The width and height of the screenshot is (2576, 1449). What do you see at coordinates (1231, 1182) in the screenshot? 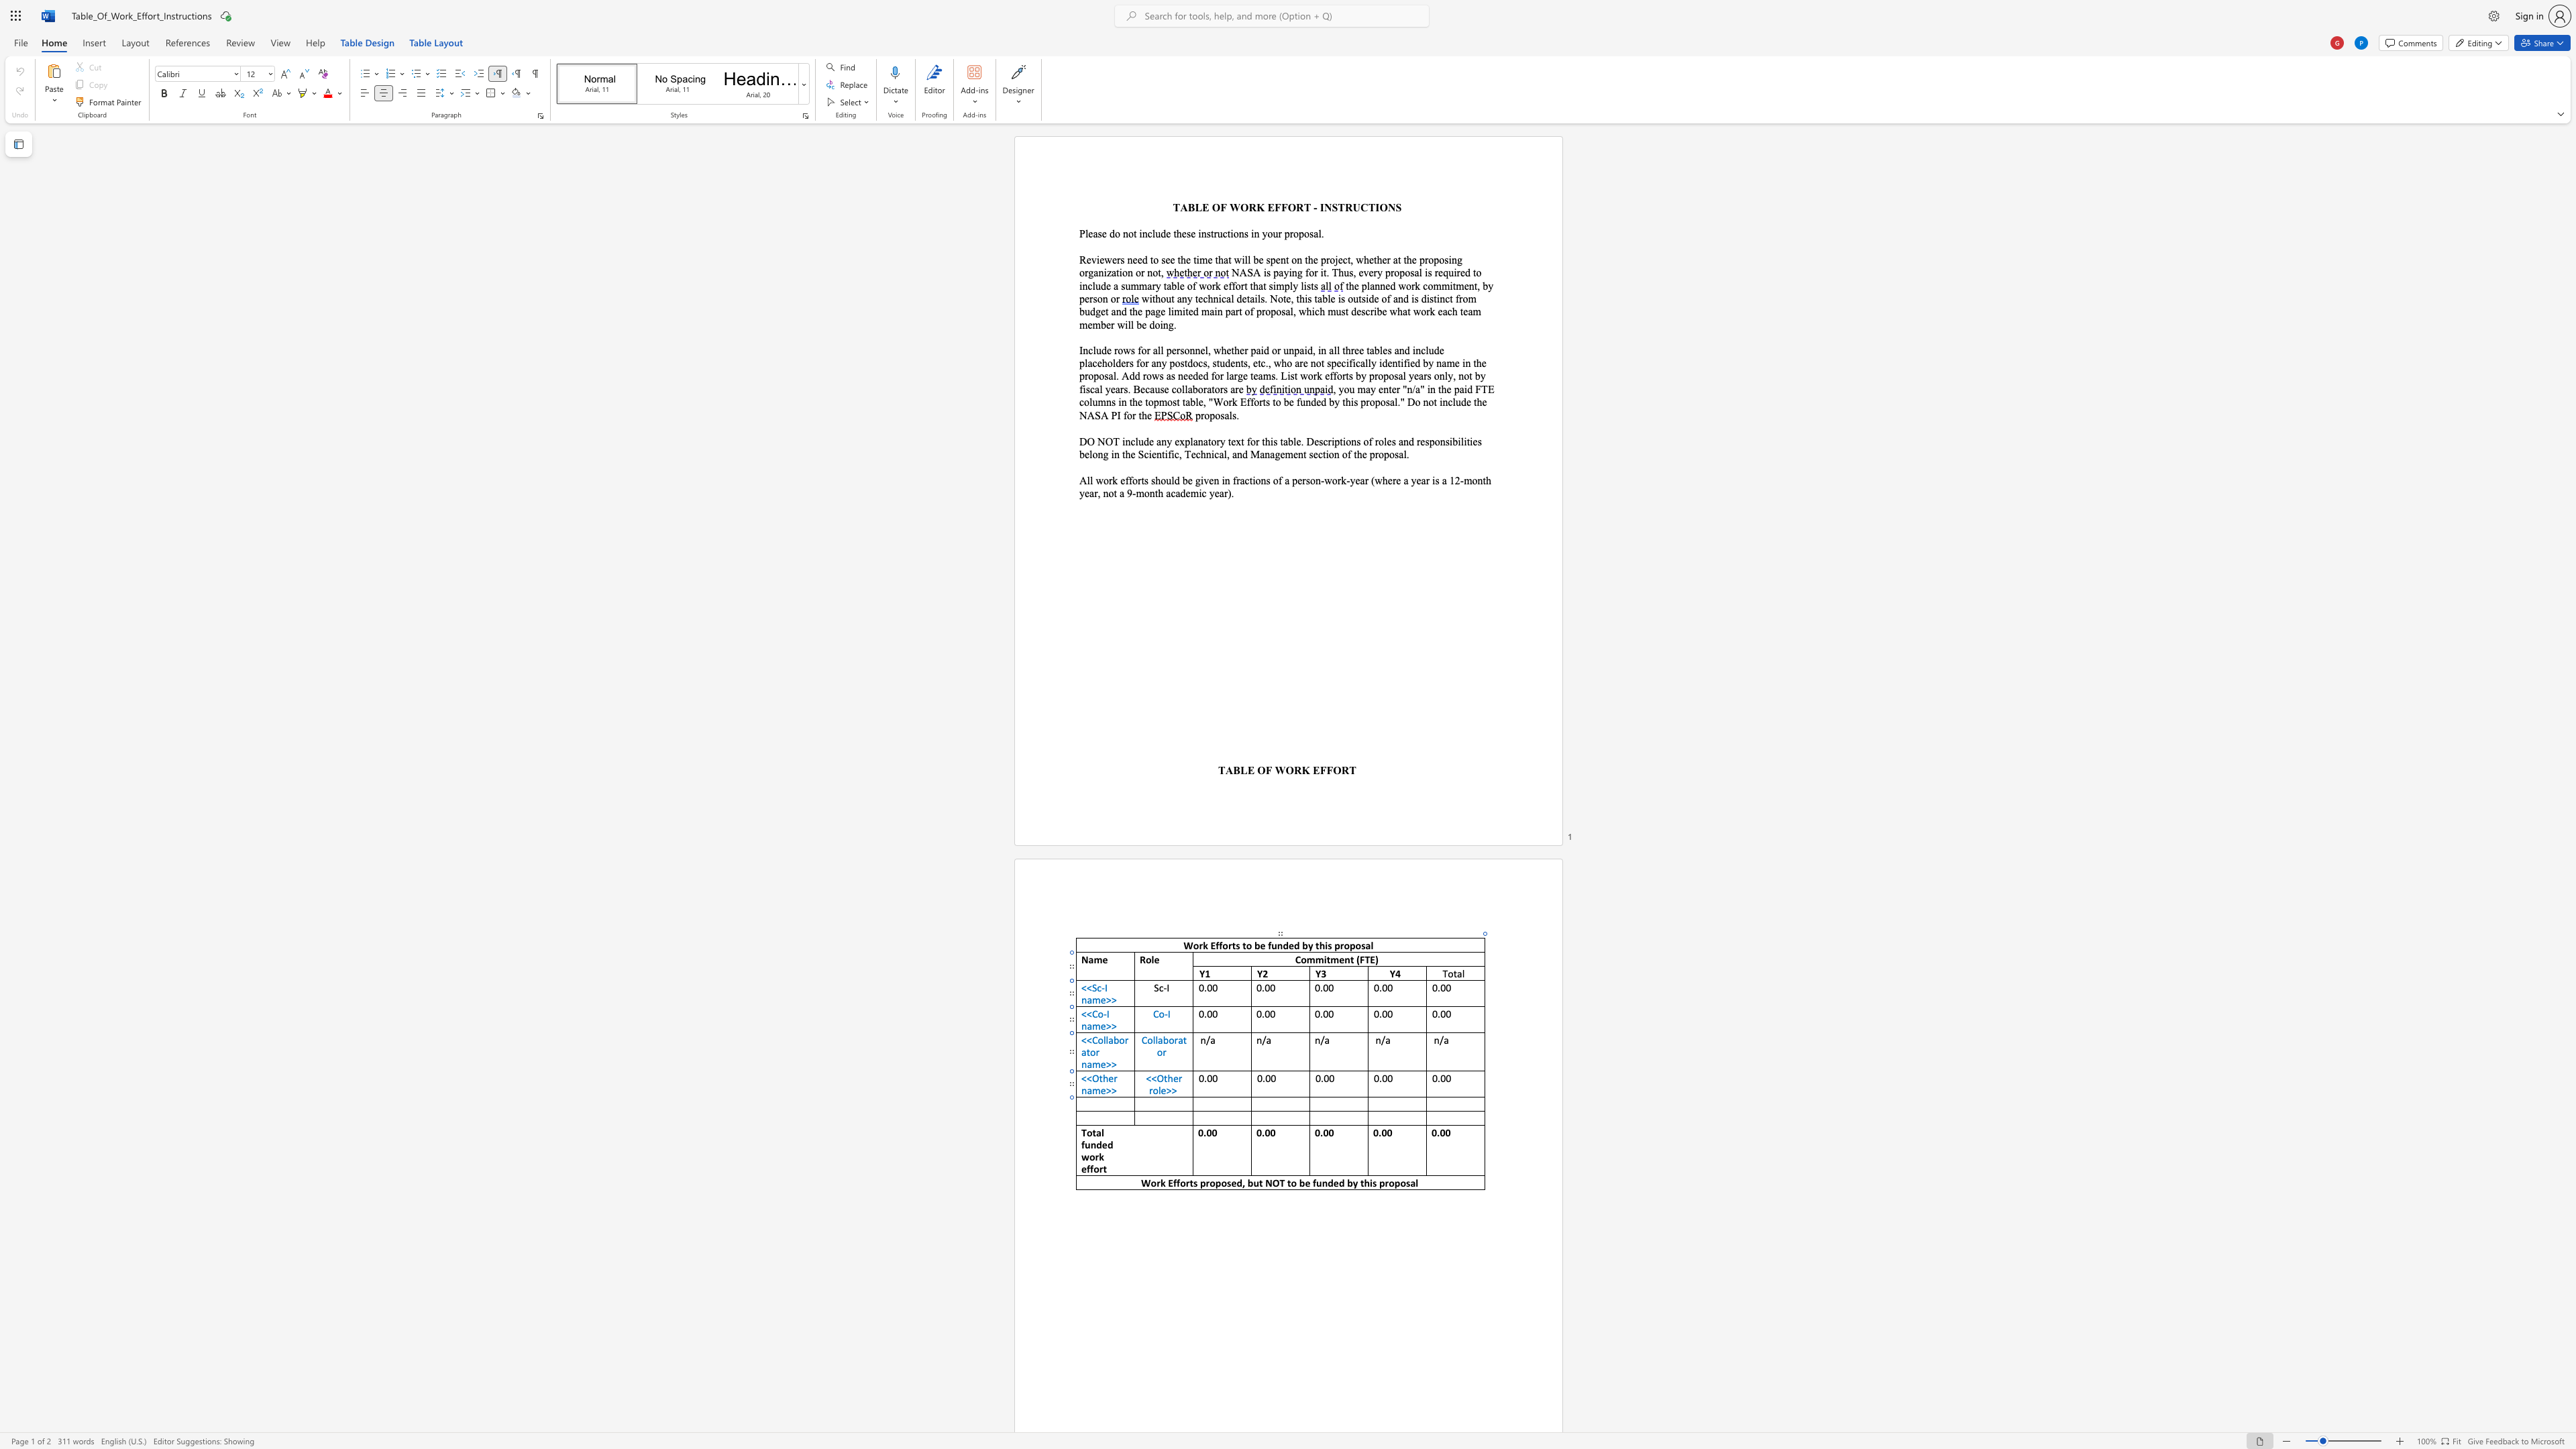
I see `the space between the continuous character "s" and "e" in the text` at bounding box center [1231, 1182].